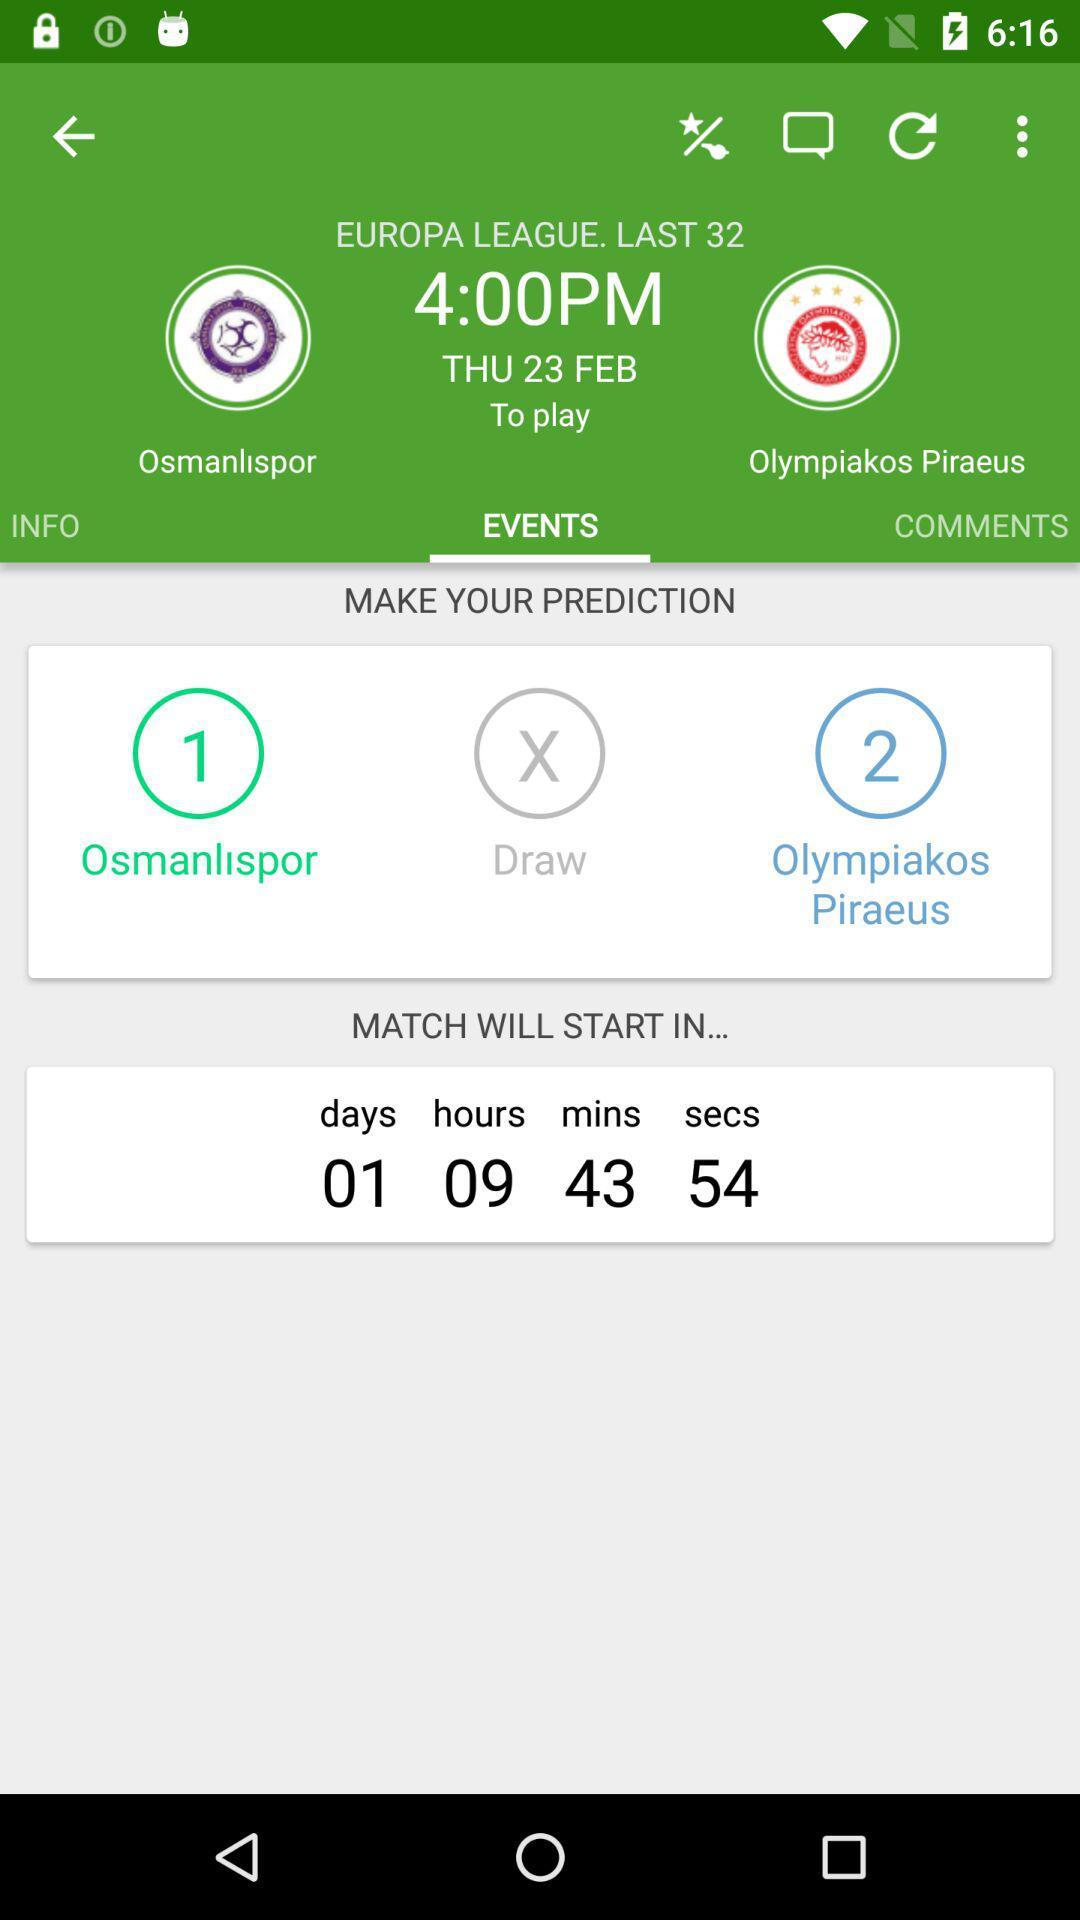  Describe the element at coordinates (826, 336) in the screenshot. I see `the refresh icon` at that location.